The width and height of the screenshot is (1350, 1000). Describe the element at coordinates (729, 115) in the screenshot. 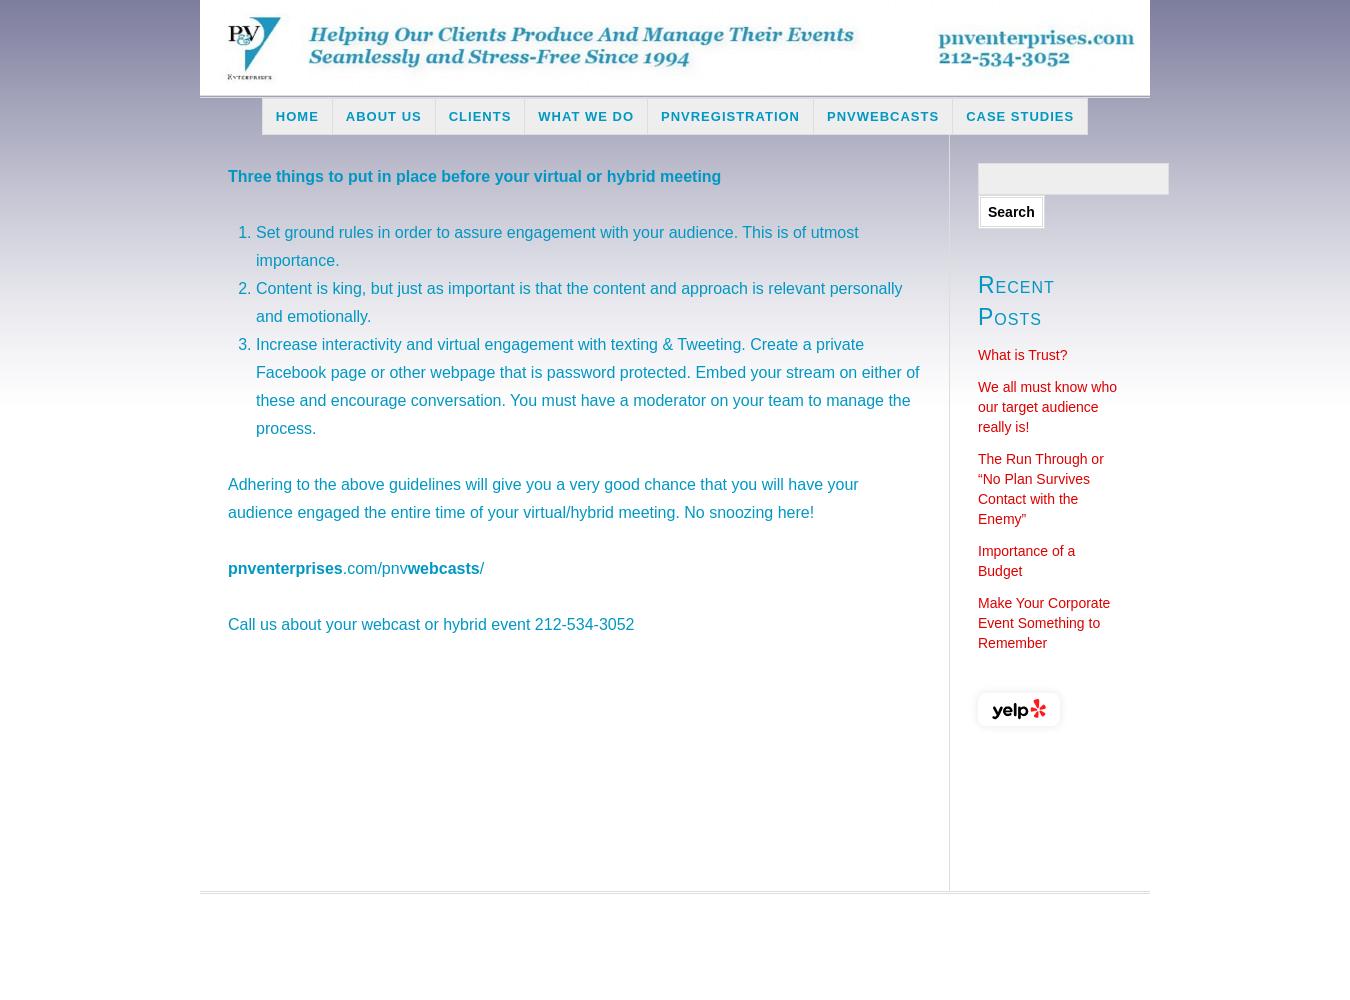

I see `'PNVRegistration'` at that location.